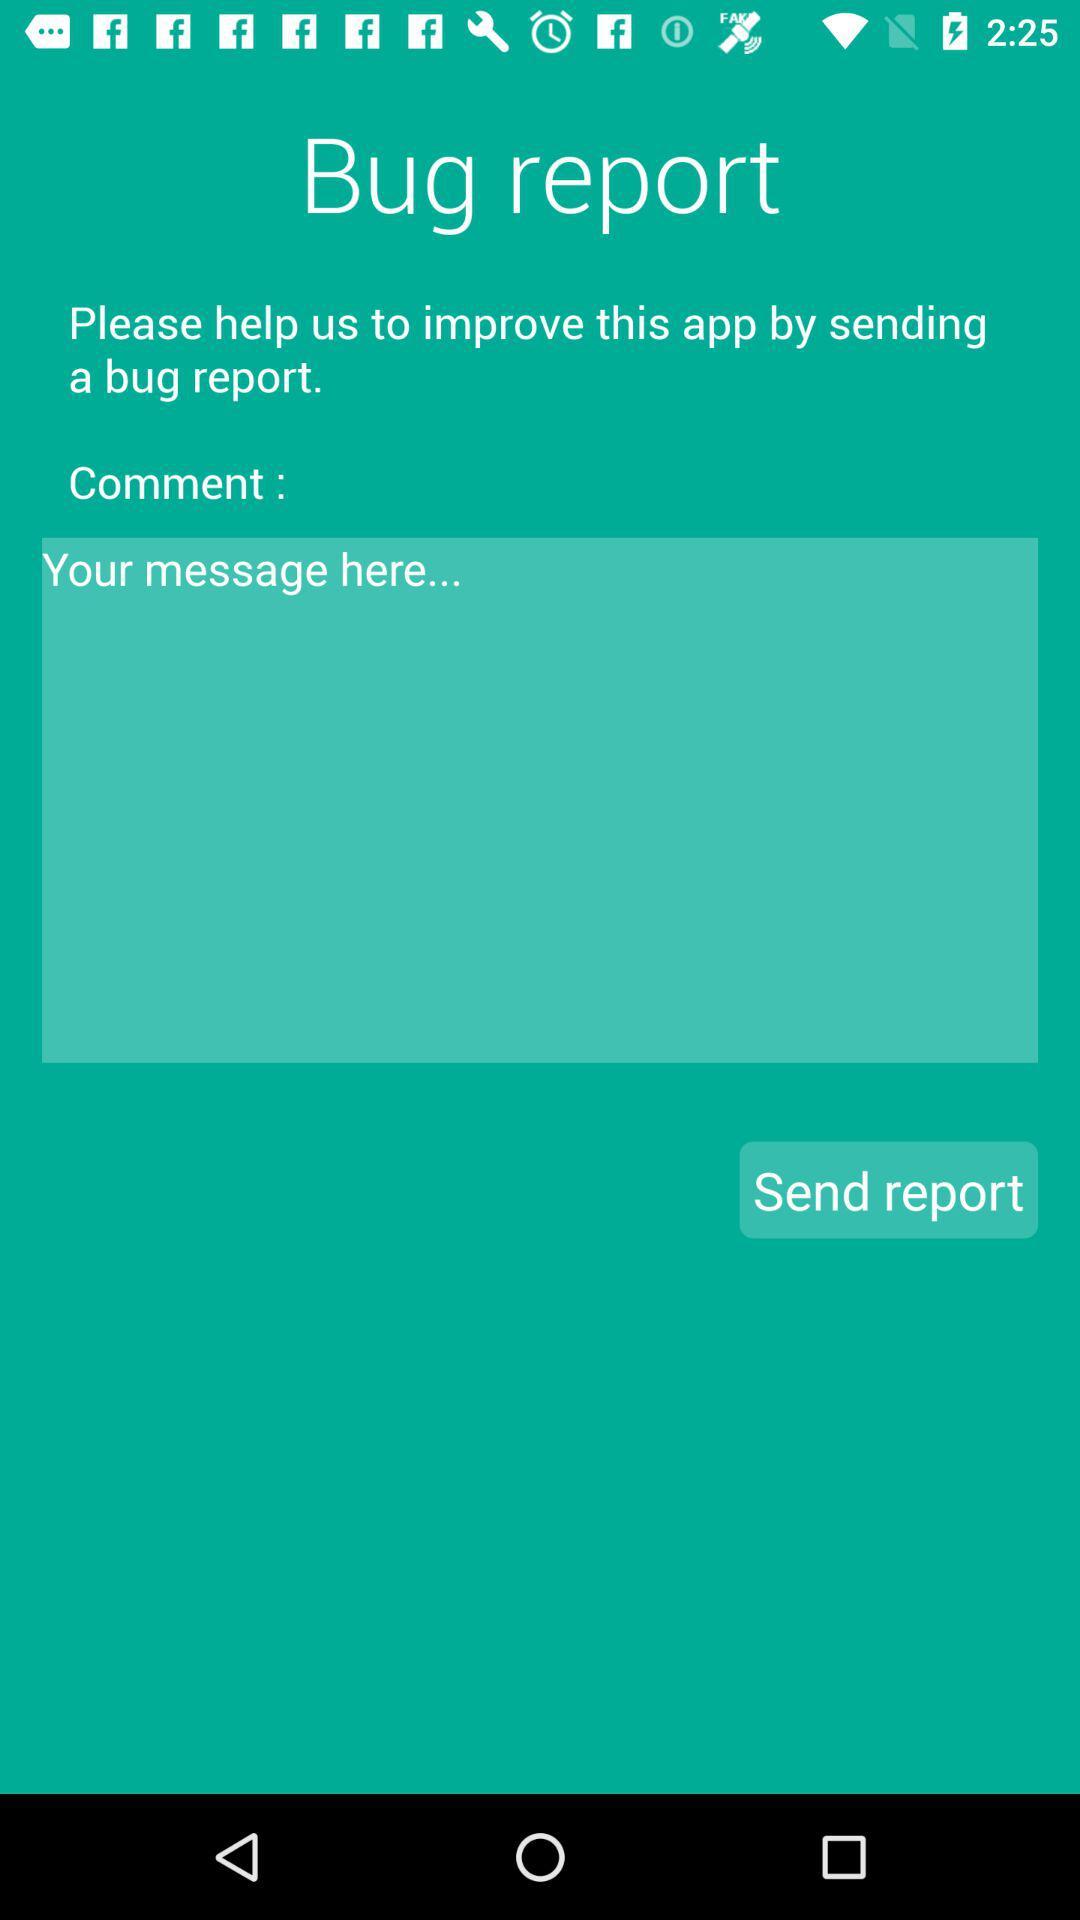  I want to click on the send report button, so click(887, 1189).